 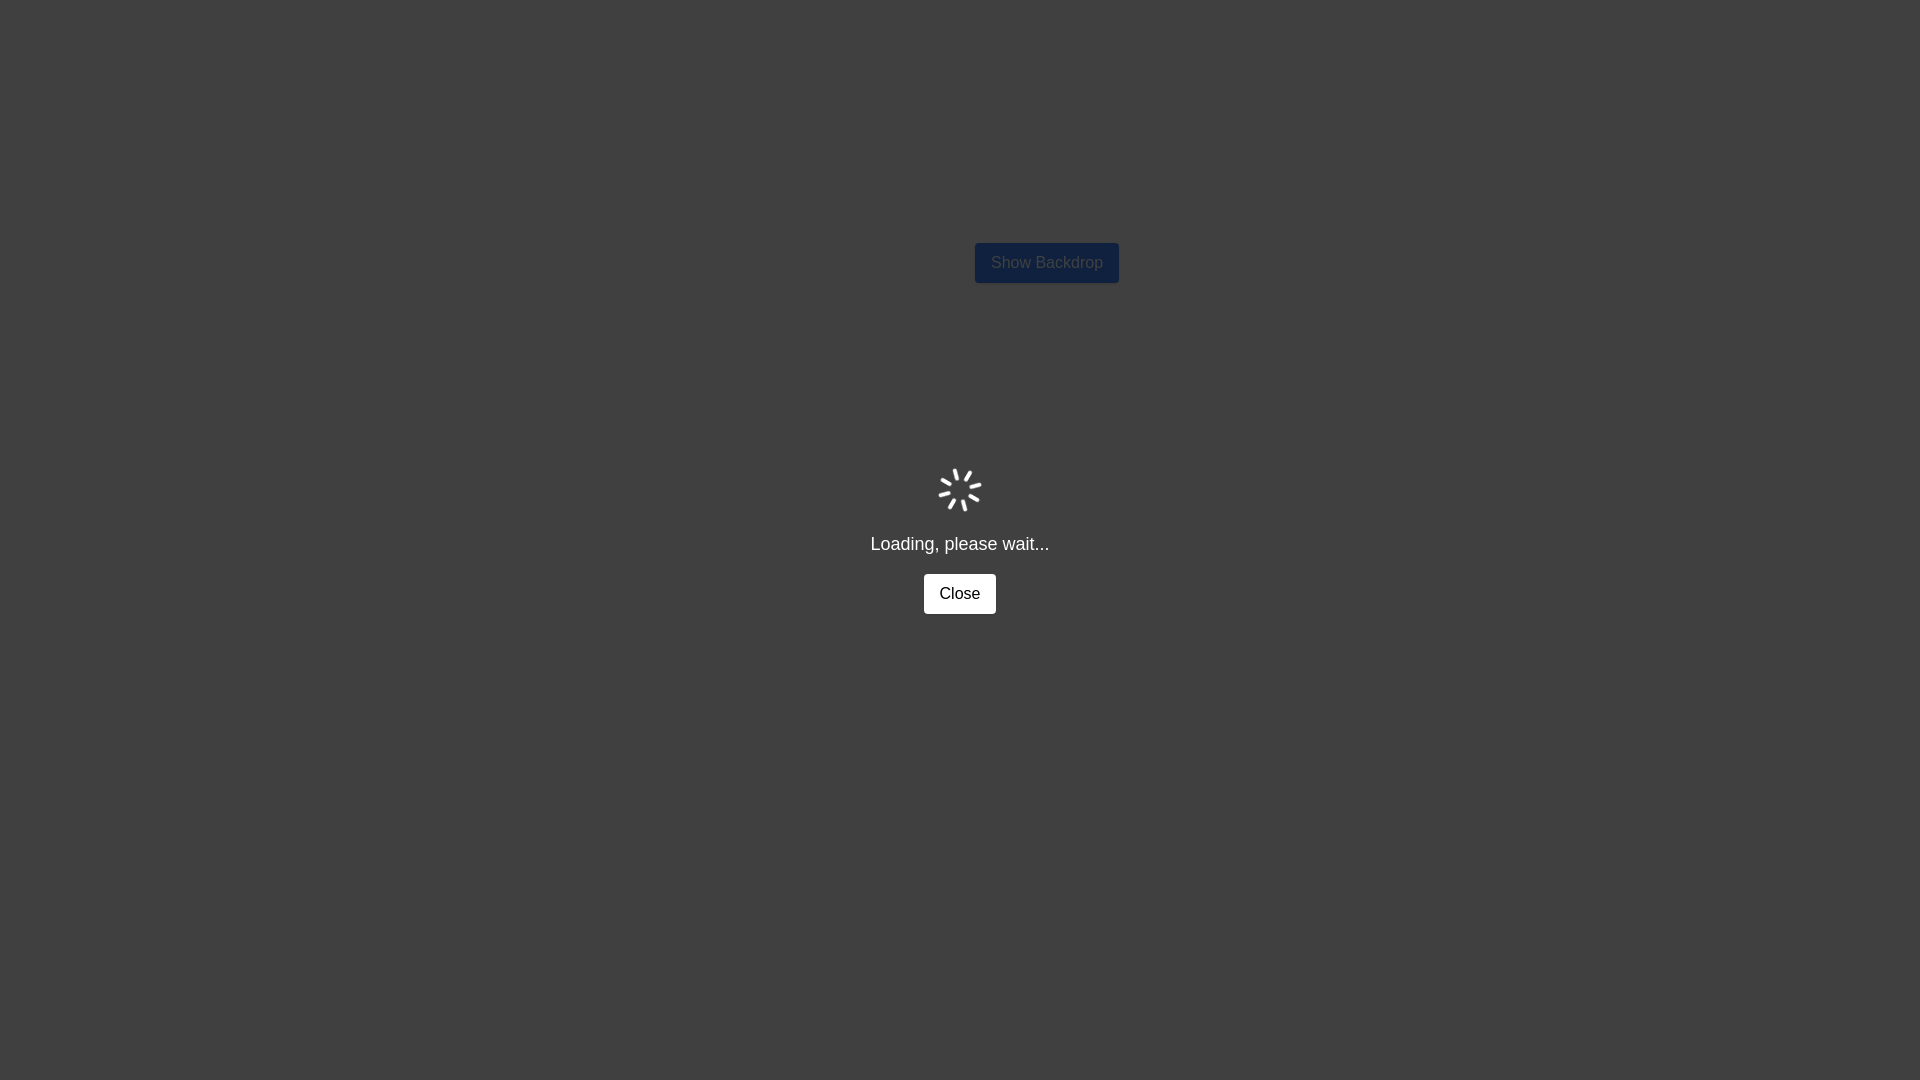 What do you see at coordinates (960, 543) in the screenshot?
I see `text displayed in the Text Label that indicates the system is currently processing or loading an operation, positioned below a spinning loader icon and above a 'Close' button` at bounding box center [960, 543].